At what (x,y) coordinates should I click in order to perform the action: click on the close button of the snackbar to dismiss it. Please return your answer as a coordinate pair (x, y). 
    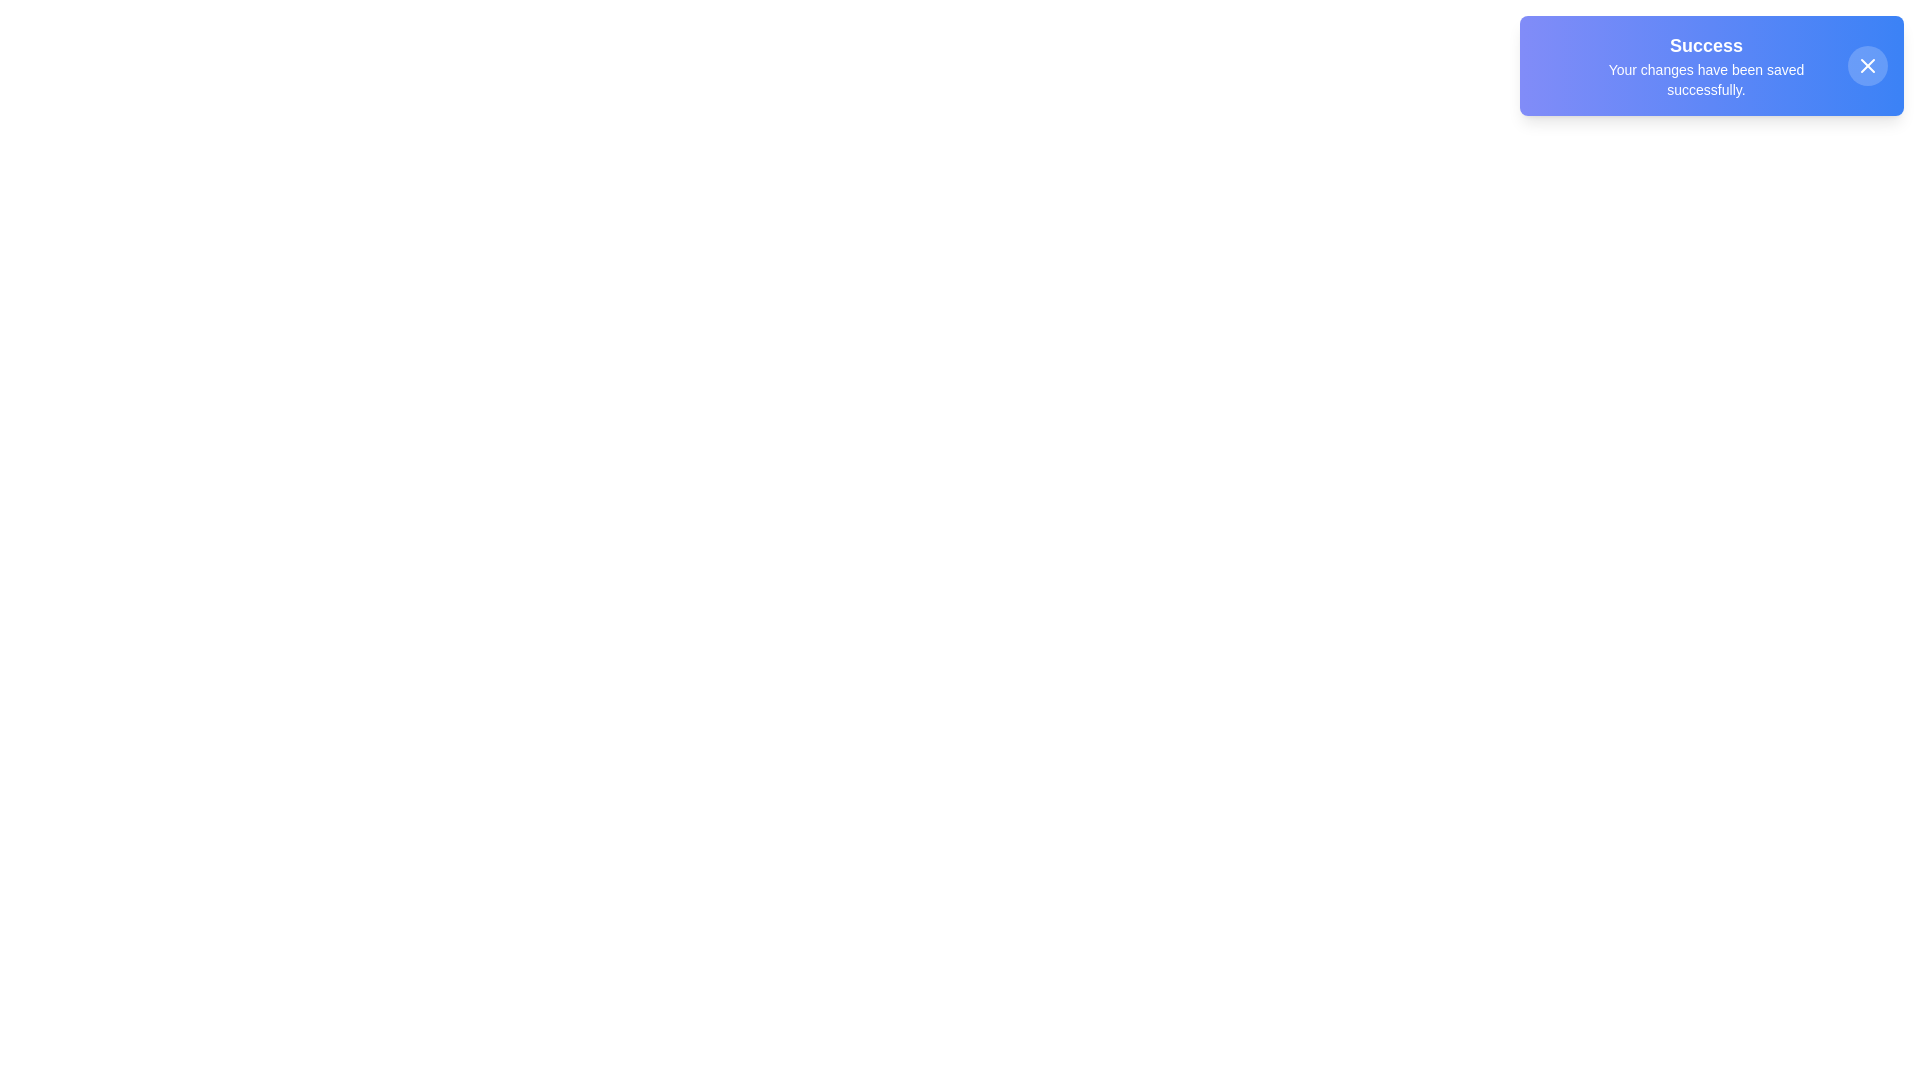
    Looking at the image, I should click on (1866, 64).